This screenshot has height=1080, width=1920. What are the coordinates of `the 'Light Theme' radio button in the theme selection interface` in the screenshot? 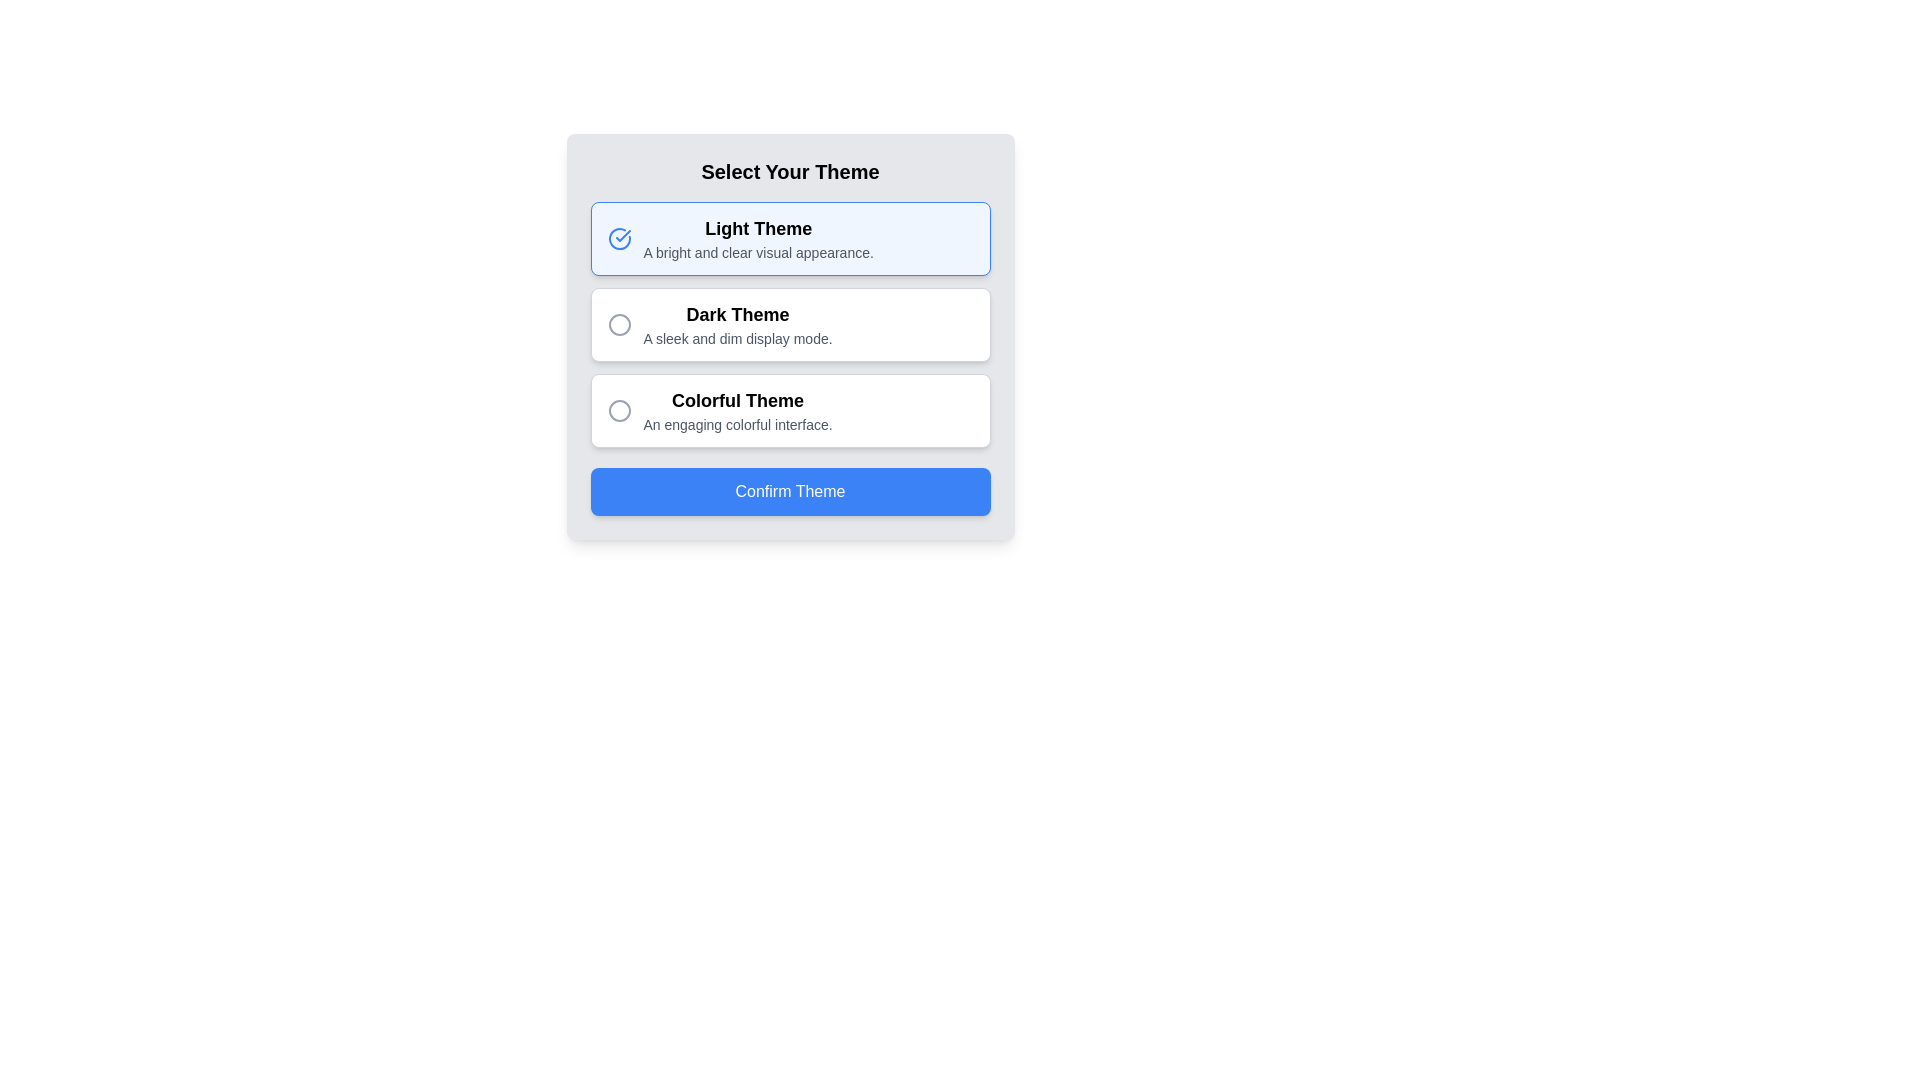 It's located at (789, 238).